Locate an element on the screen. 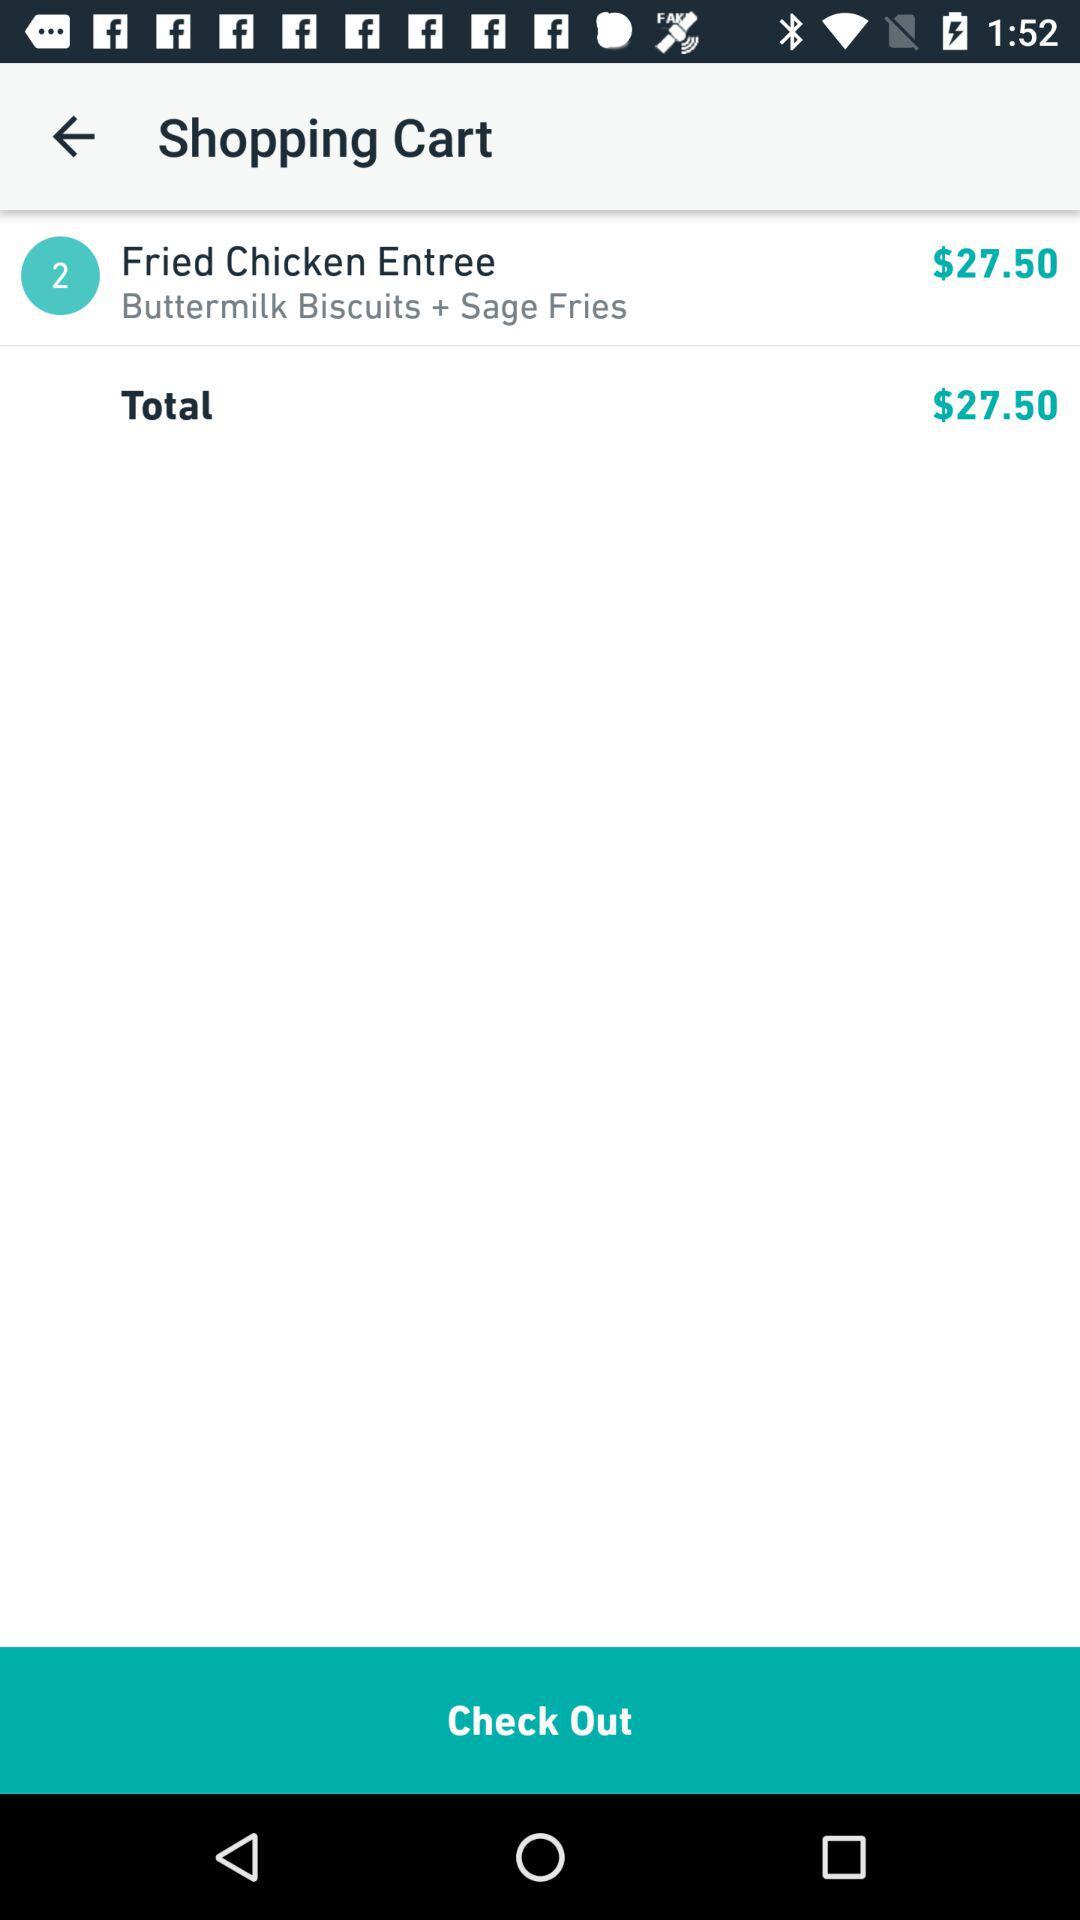 The width and height of the screenshot is (1080, 1920). app above the buttermilk biscuits sage icon is located at coordinates (525, 259).